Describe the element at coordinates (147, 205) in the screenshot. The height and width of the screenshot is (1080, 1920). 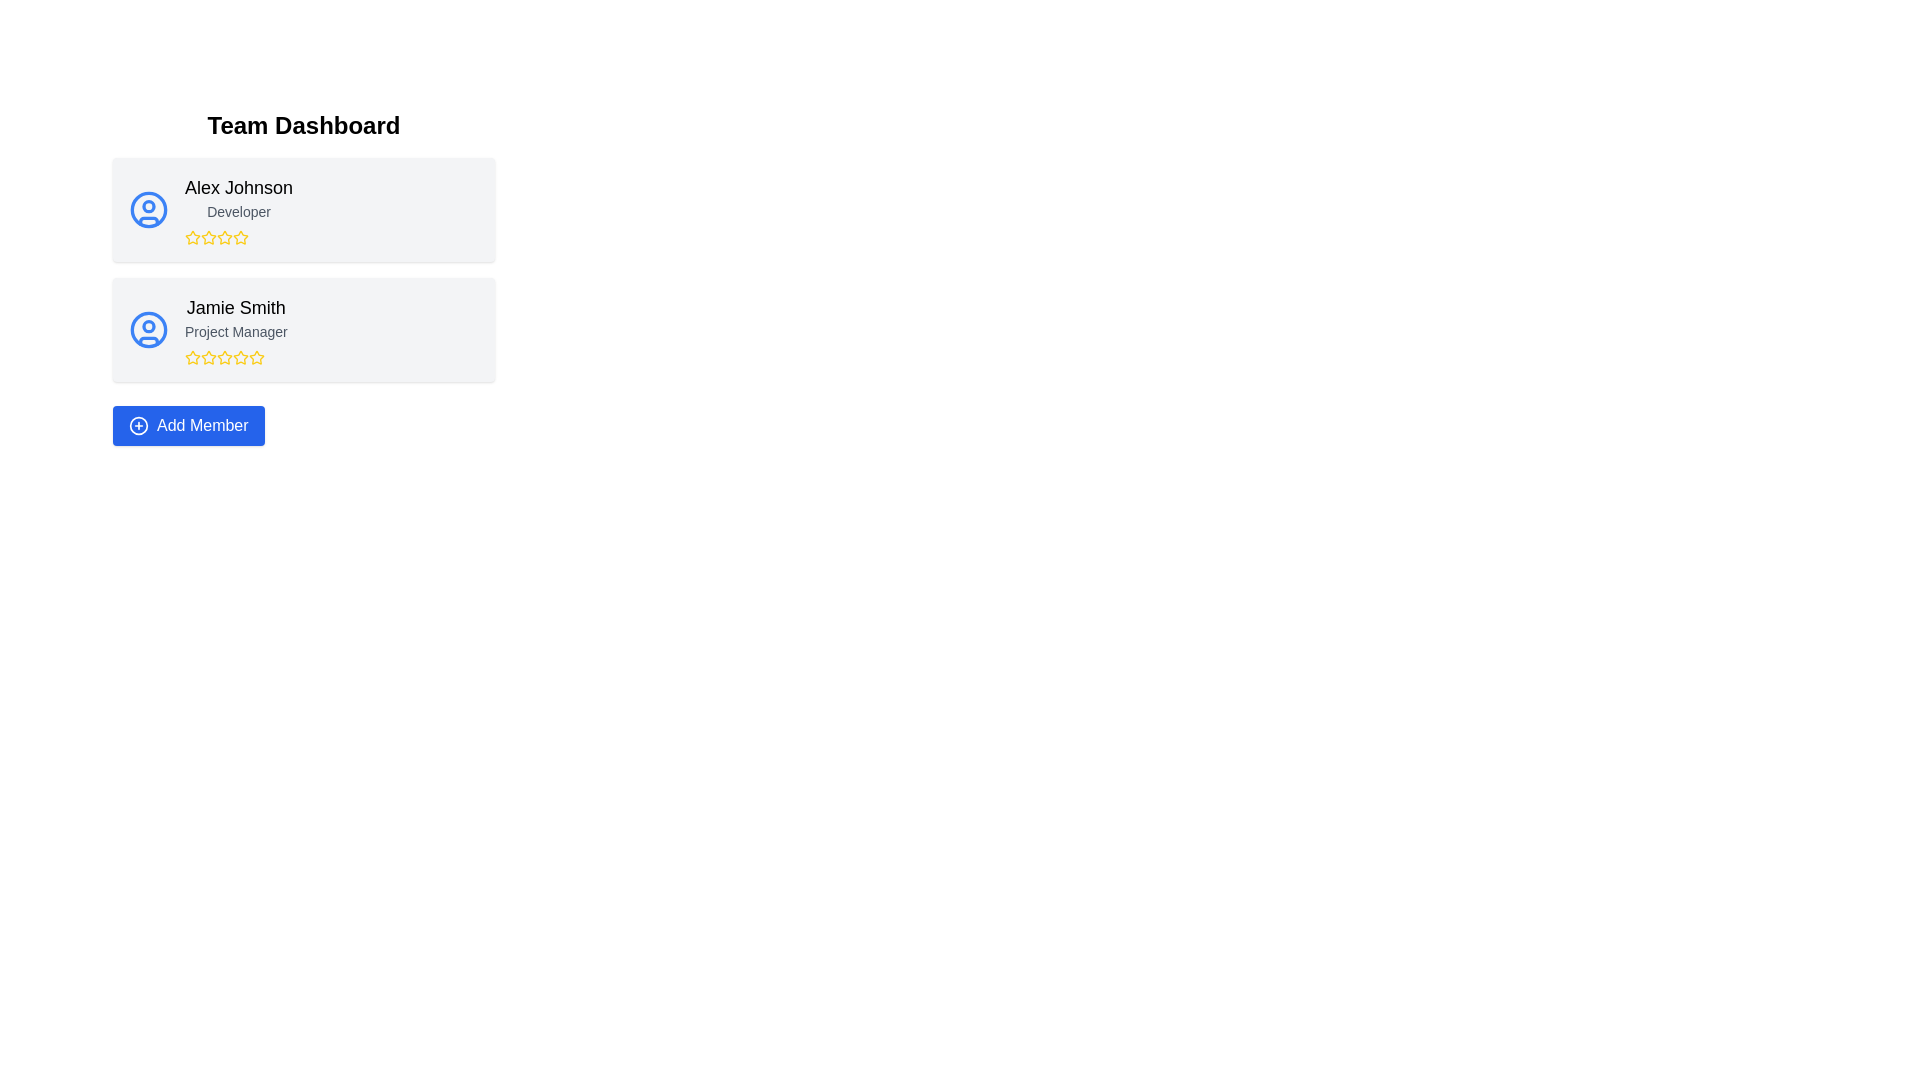
I see `the circular graphic element representing the profile picture of user 'Alex Johnson' located at the top-center of the avatar component` at that location.